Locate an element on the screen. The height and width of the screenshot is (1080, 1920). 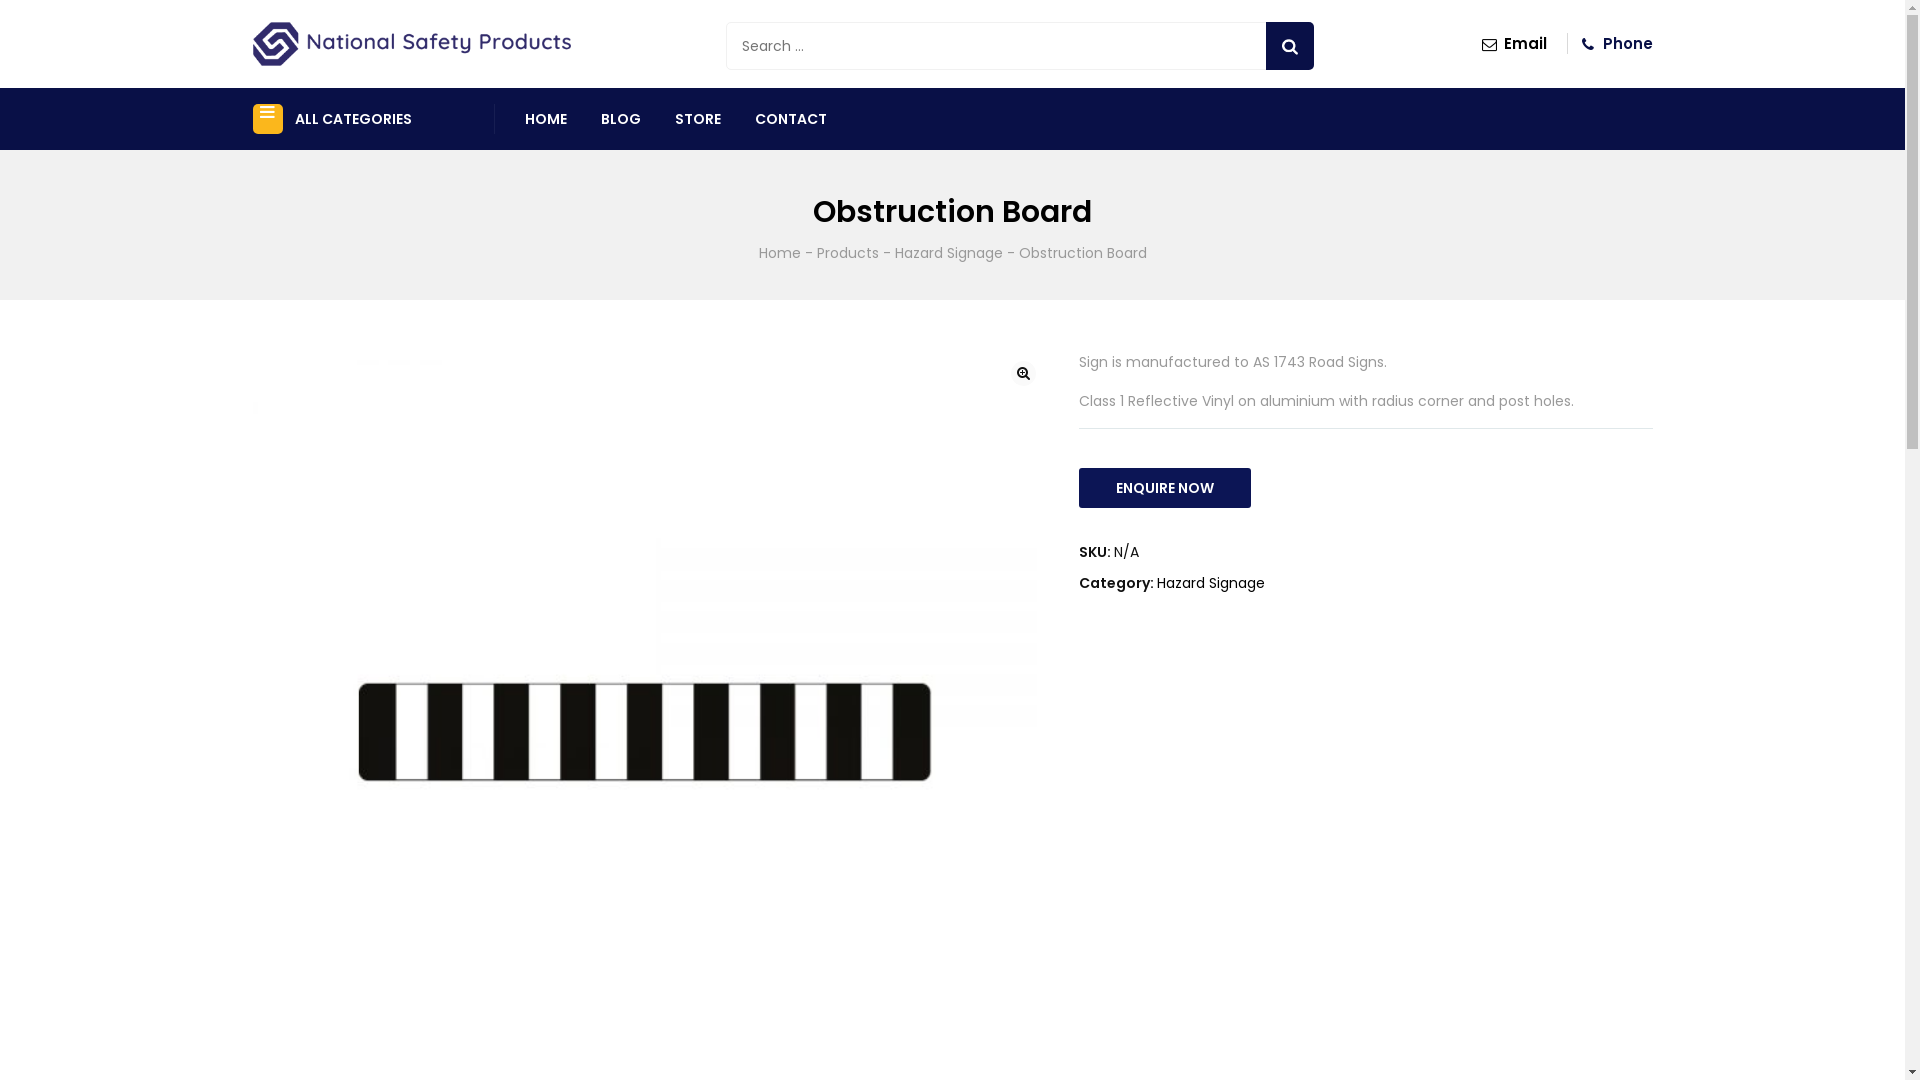
'Email' is located at coordinates (1512, 43).